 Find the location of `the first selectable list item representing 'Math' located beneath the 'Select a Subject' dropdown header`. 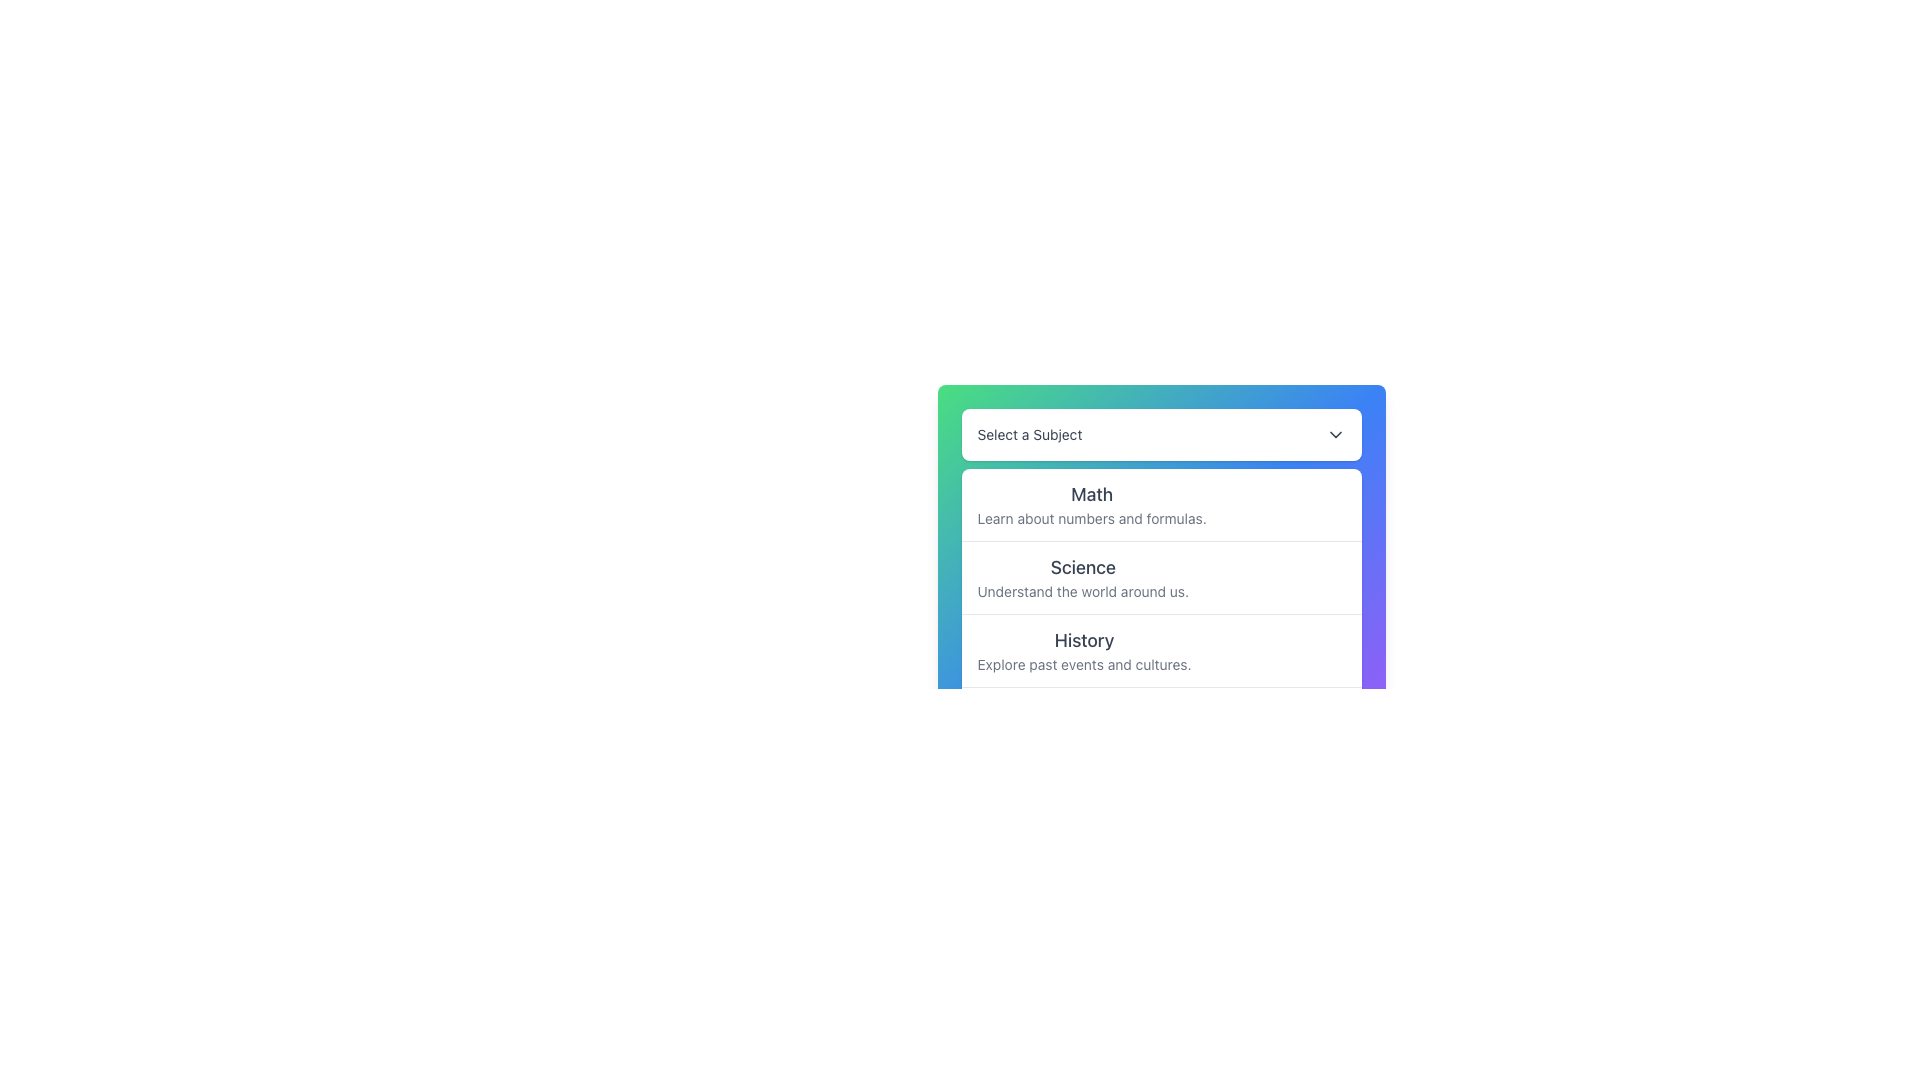

the first selectable list item representing 'Math' located beneath the 'Select a Subject' dropdown header is located at coordinates (1091, 504).